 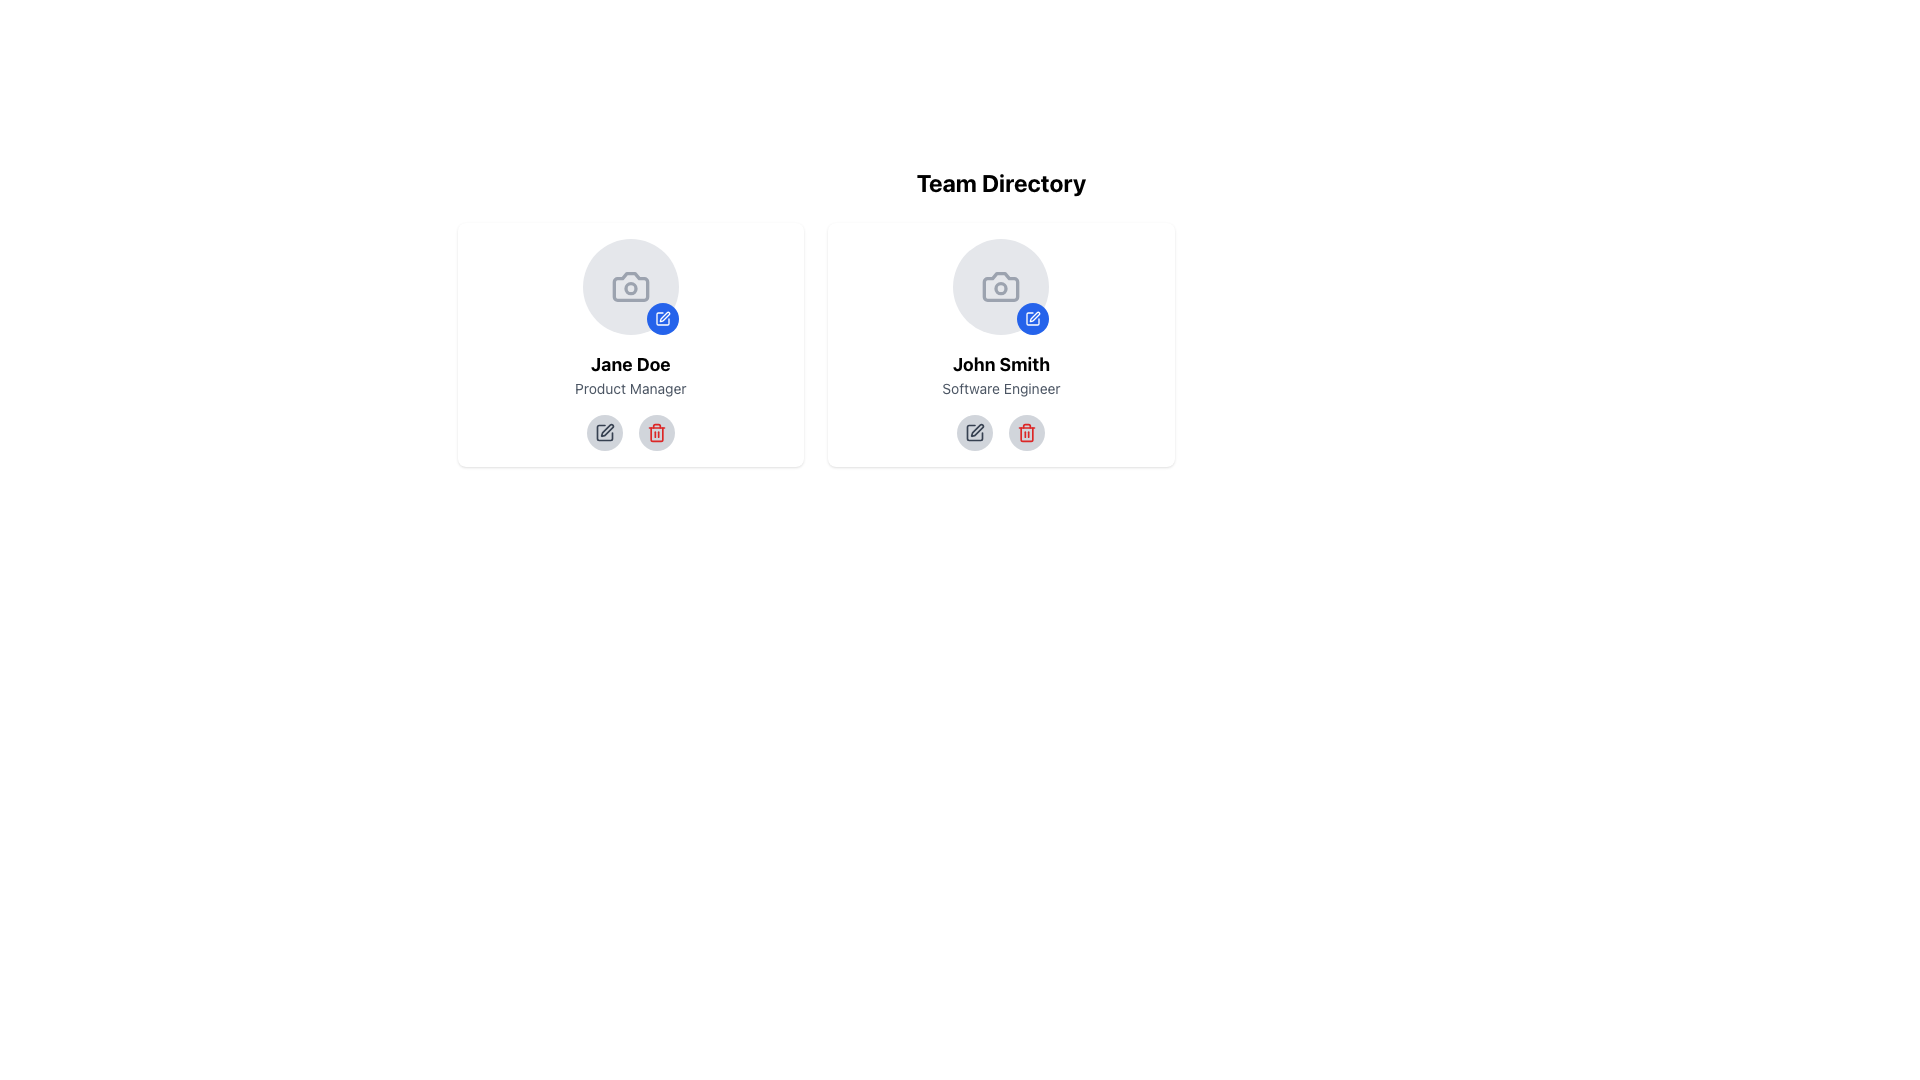 What do you see at coordinates (1035, 315) in the screenshot?
I see `the edit button located in the top right quadrant of the profile image in the John Smith card, which allows users to perform an edit operation` at bounding box center [1035, 315].